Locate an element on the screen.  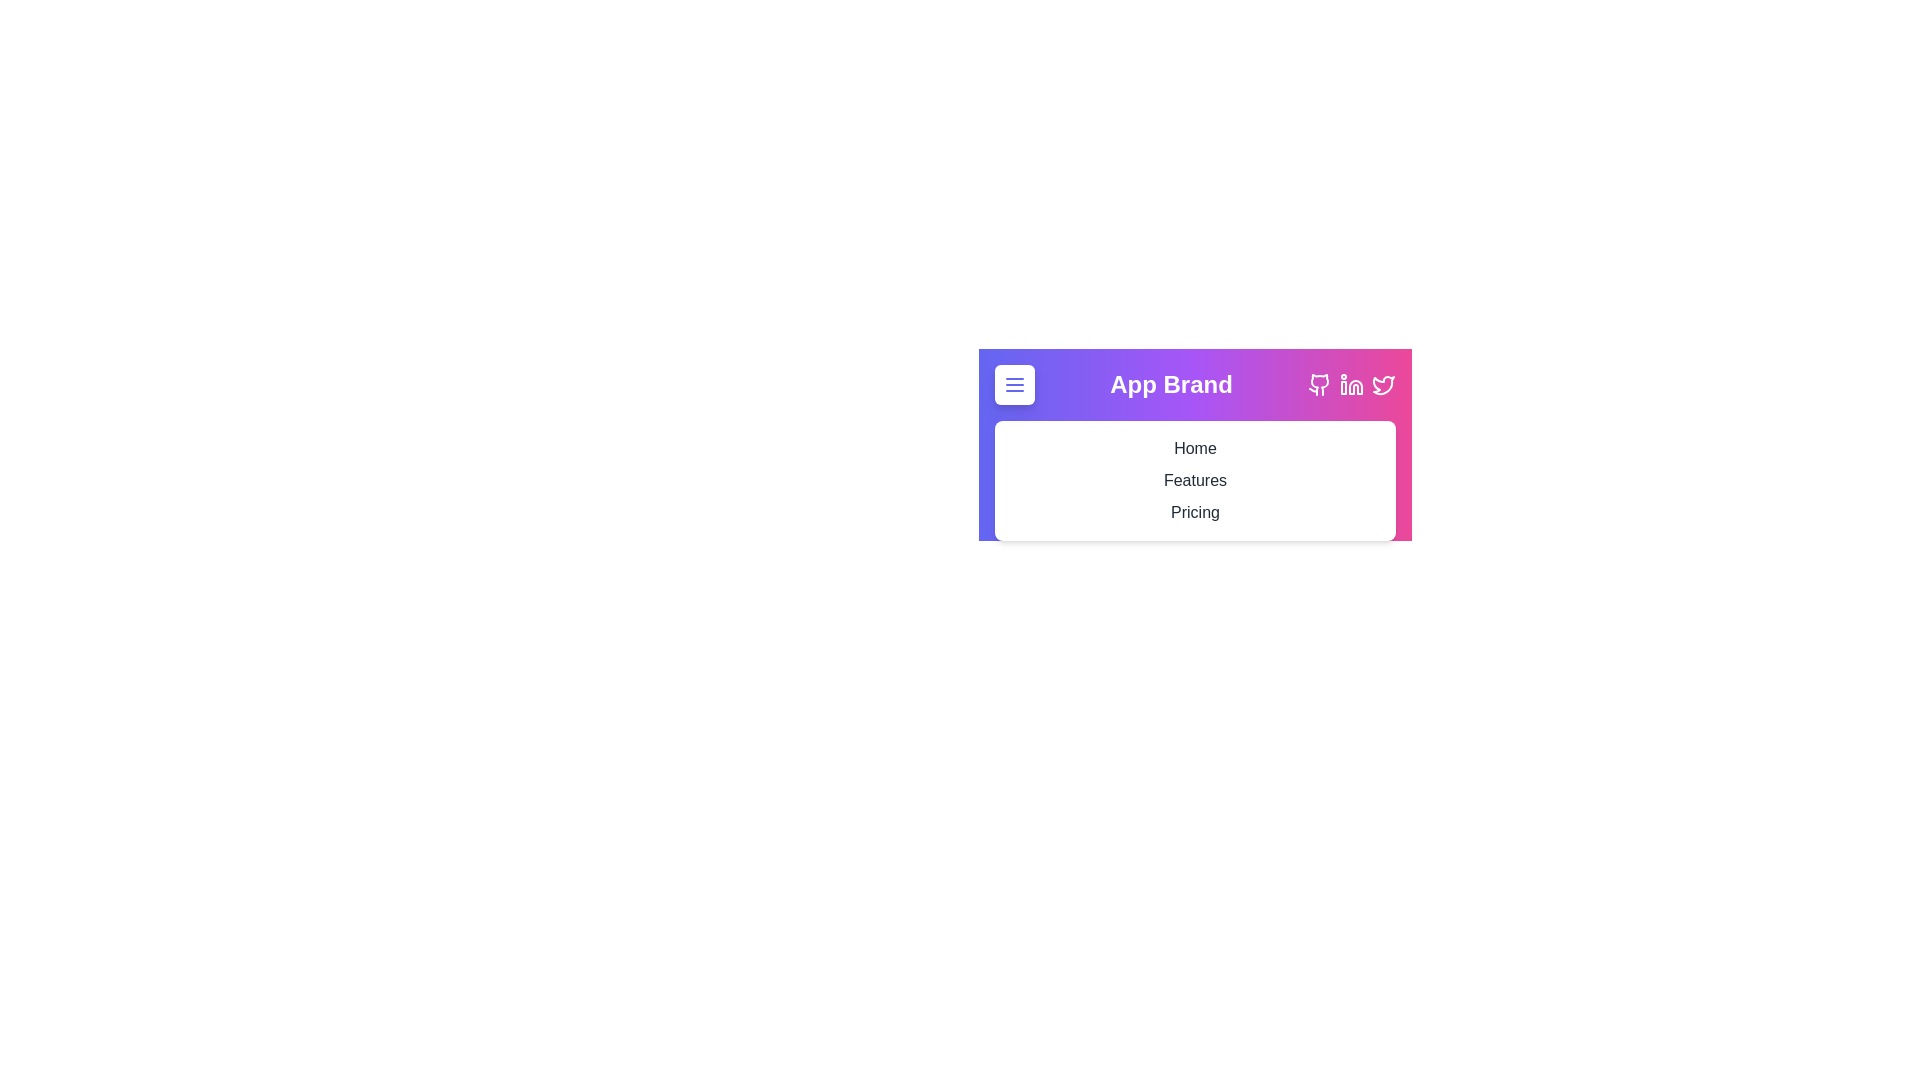
the brand title 'App Brand' is located at coordinates (1171, 385).